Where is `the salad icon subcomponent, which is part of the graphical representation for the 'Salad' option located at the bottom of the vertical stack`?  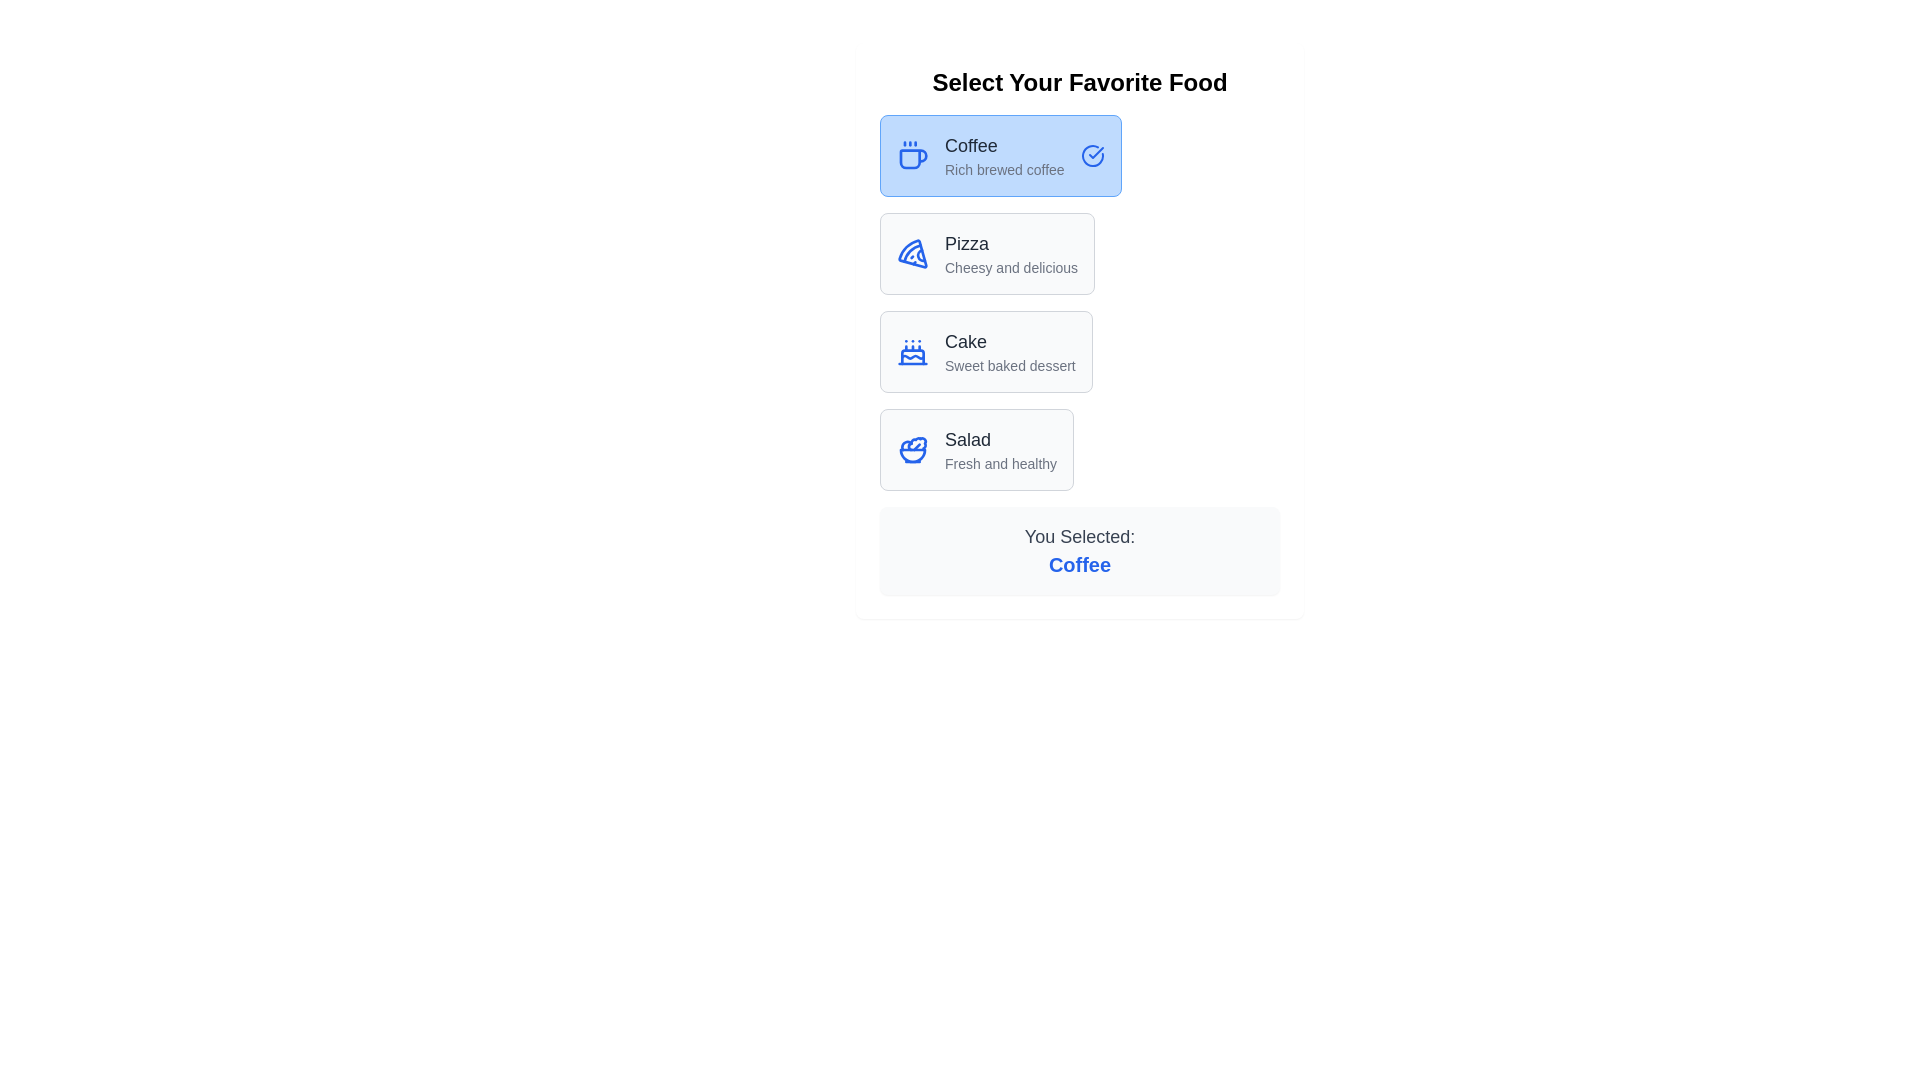 the salad icon subcomponent, which is part of the graphical representation for the 'Salad' option located at the bottom of the vertical stack is located at coordinates (916, 443).